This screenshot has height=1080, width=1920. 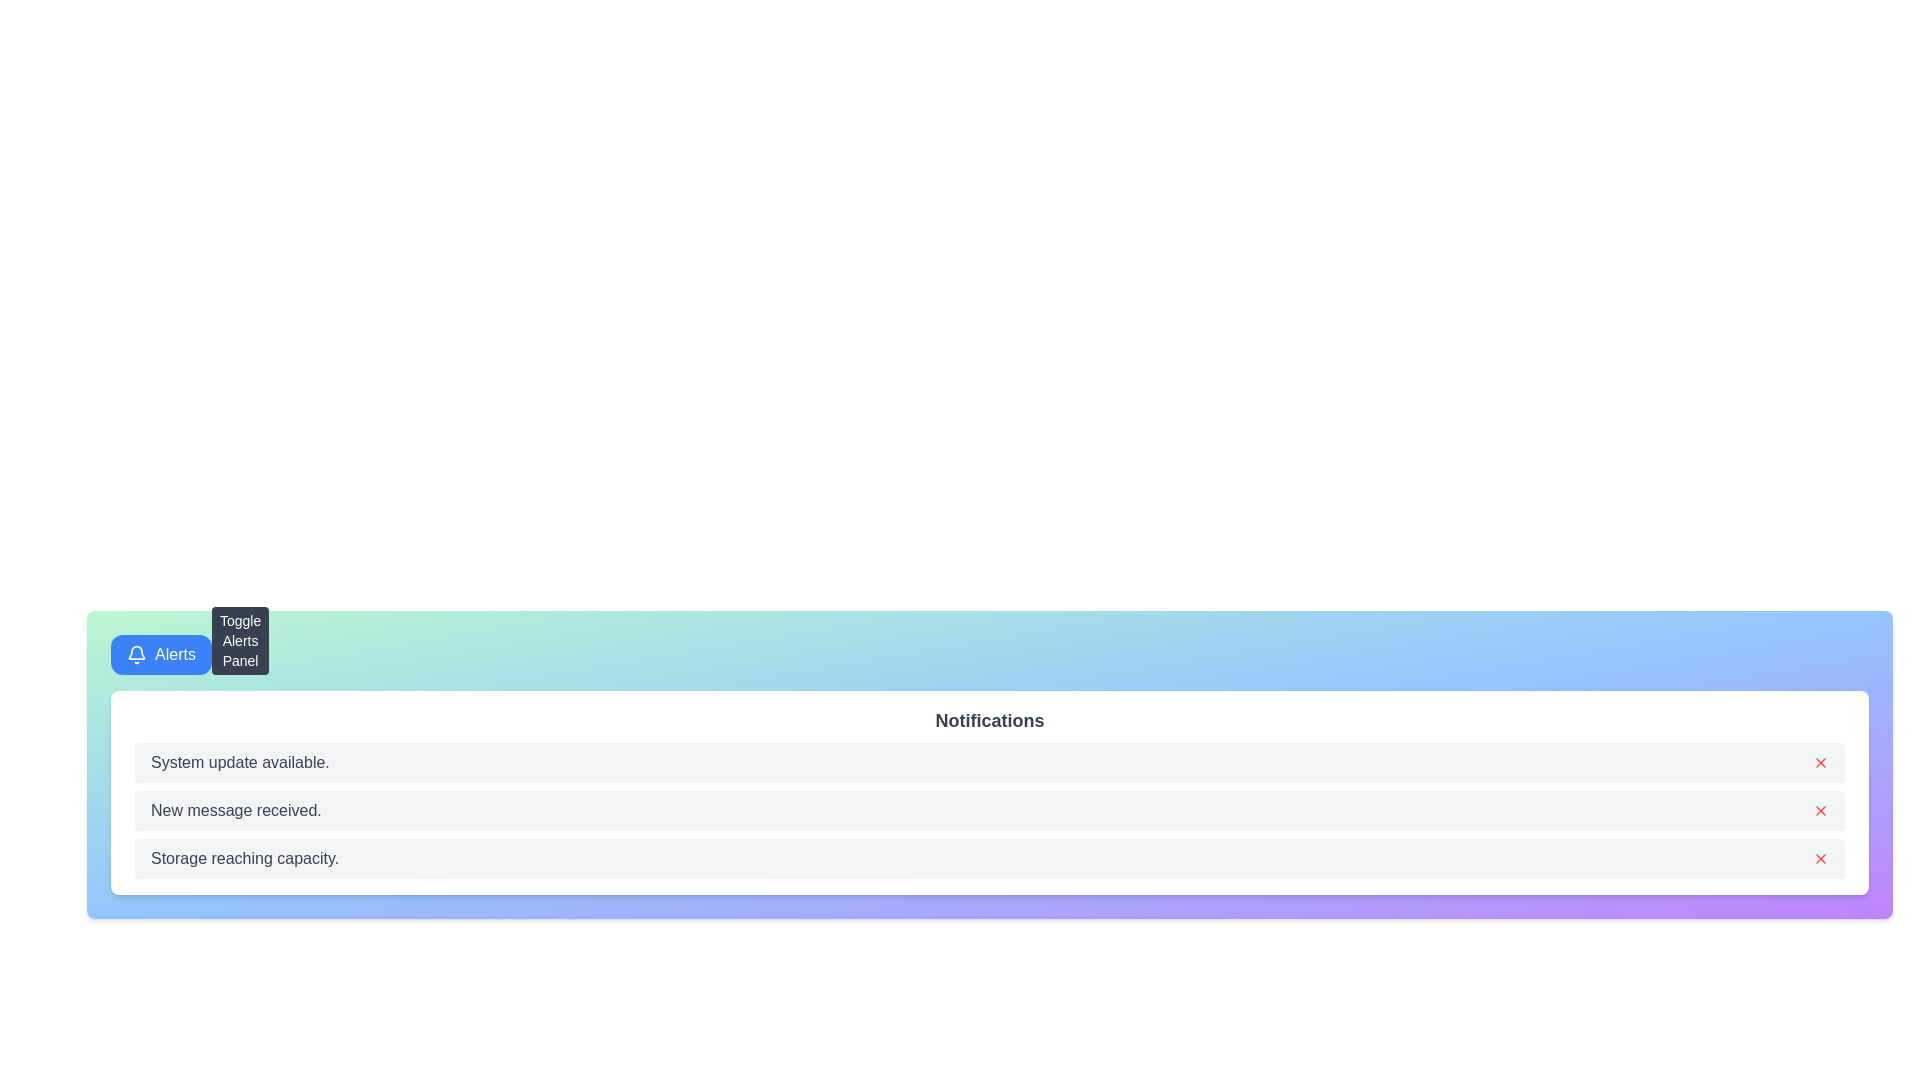 I want to click on the blue bell icon labeled 'Alerts', so click(x=136, y=655).